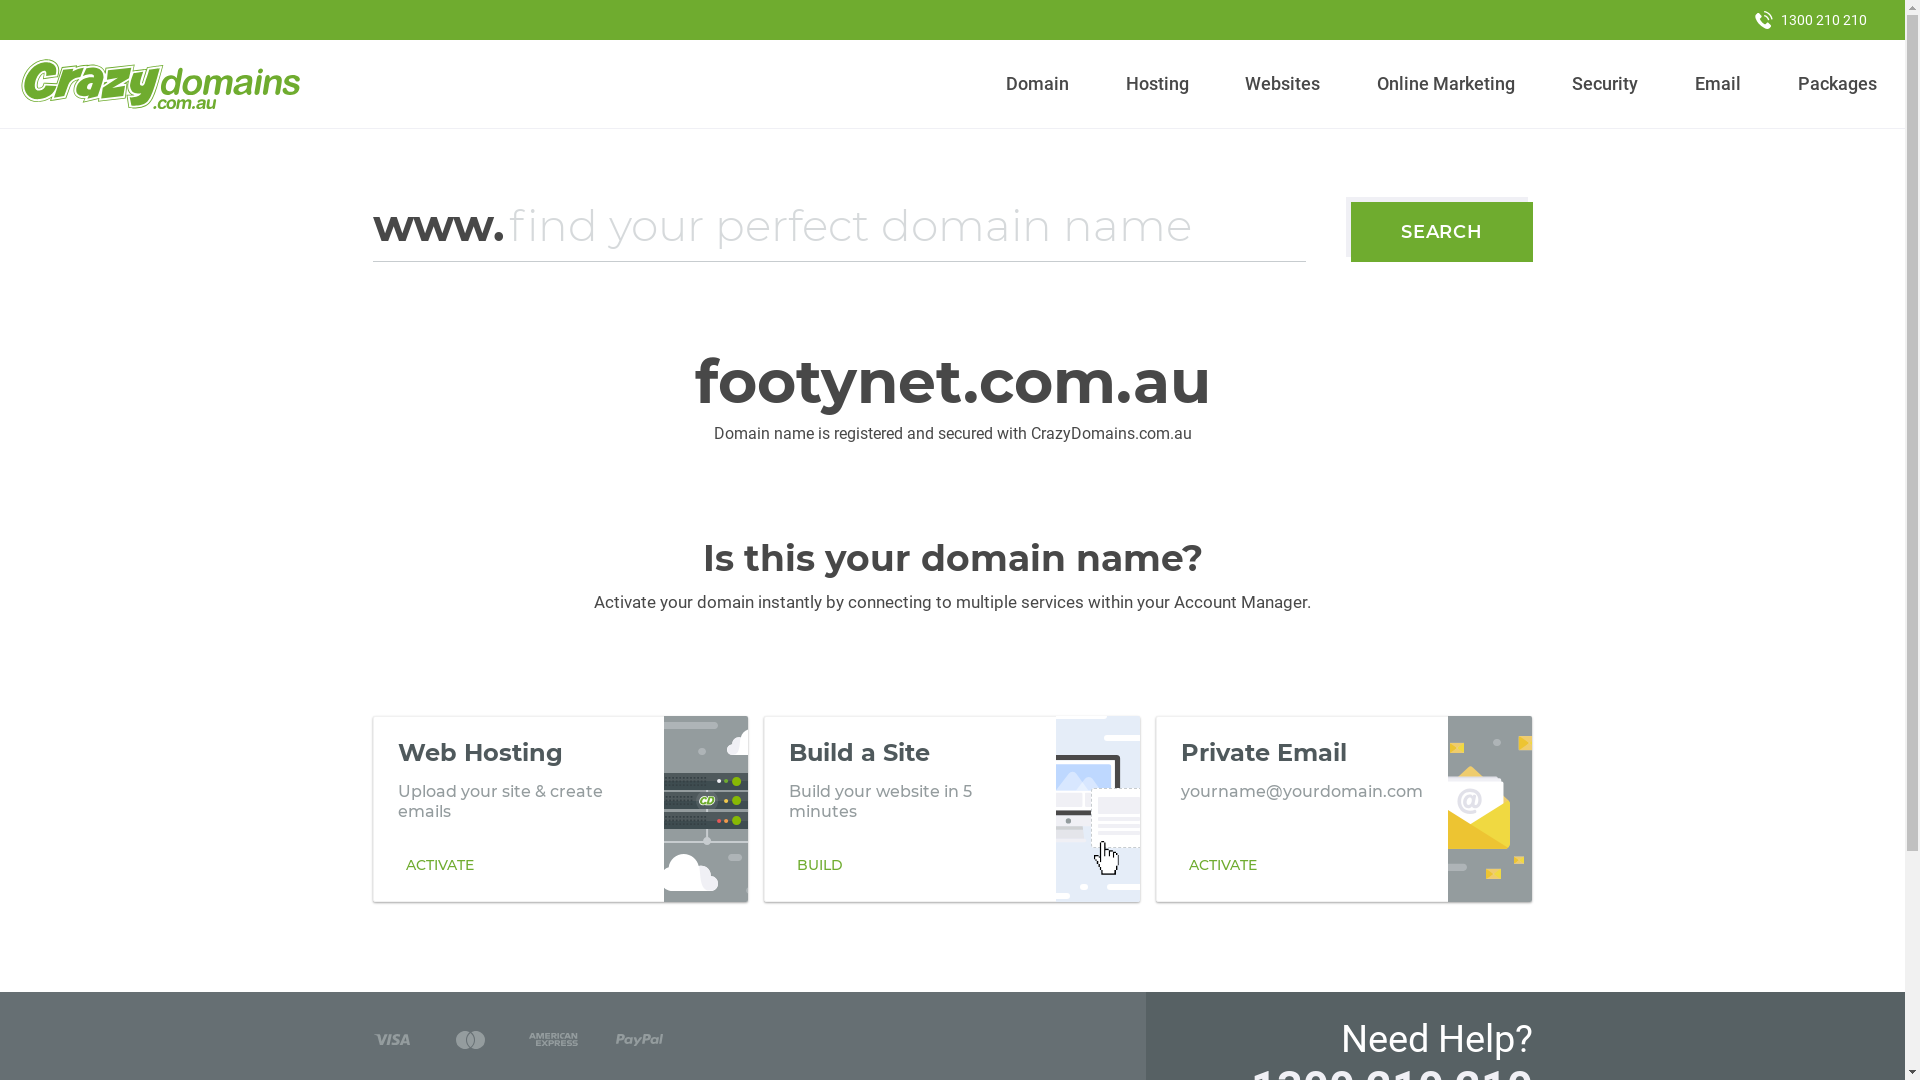 The image size is (1920, 1080). Describe the element at coordinates (1156, 83) in the screenshot. I see `'Hosting'` at that location.